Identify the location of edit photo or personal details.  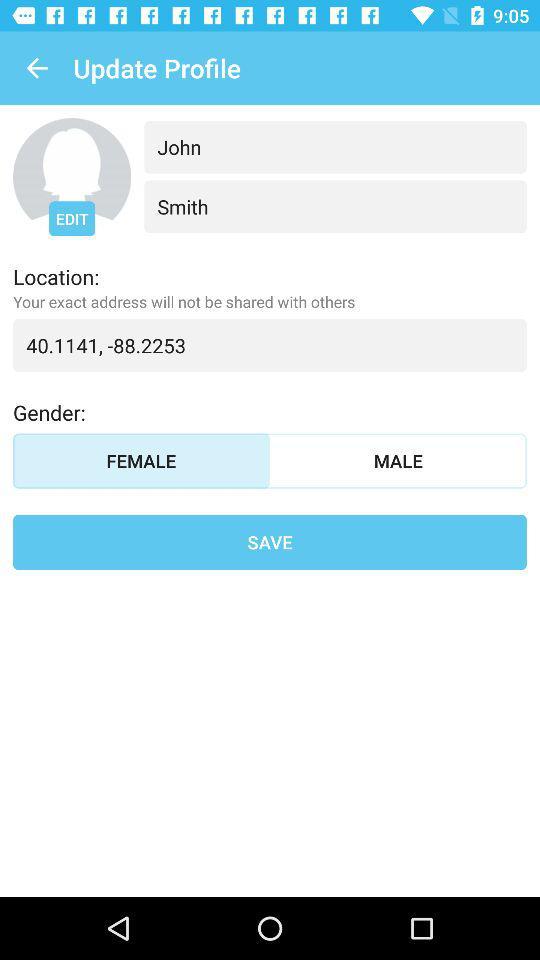
(71, 176).